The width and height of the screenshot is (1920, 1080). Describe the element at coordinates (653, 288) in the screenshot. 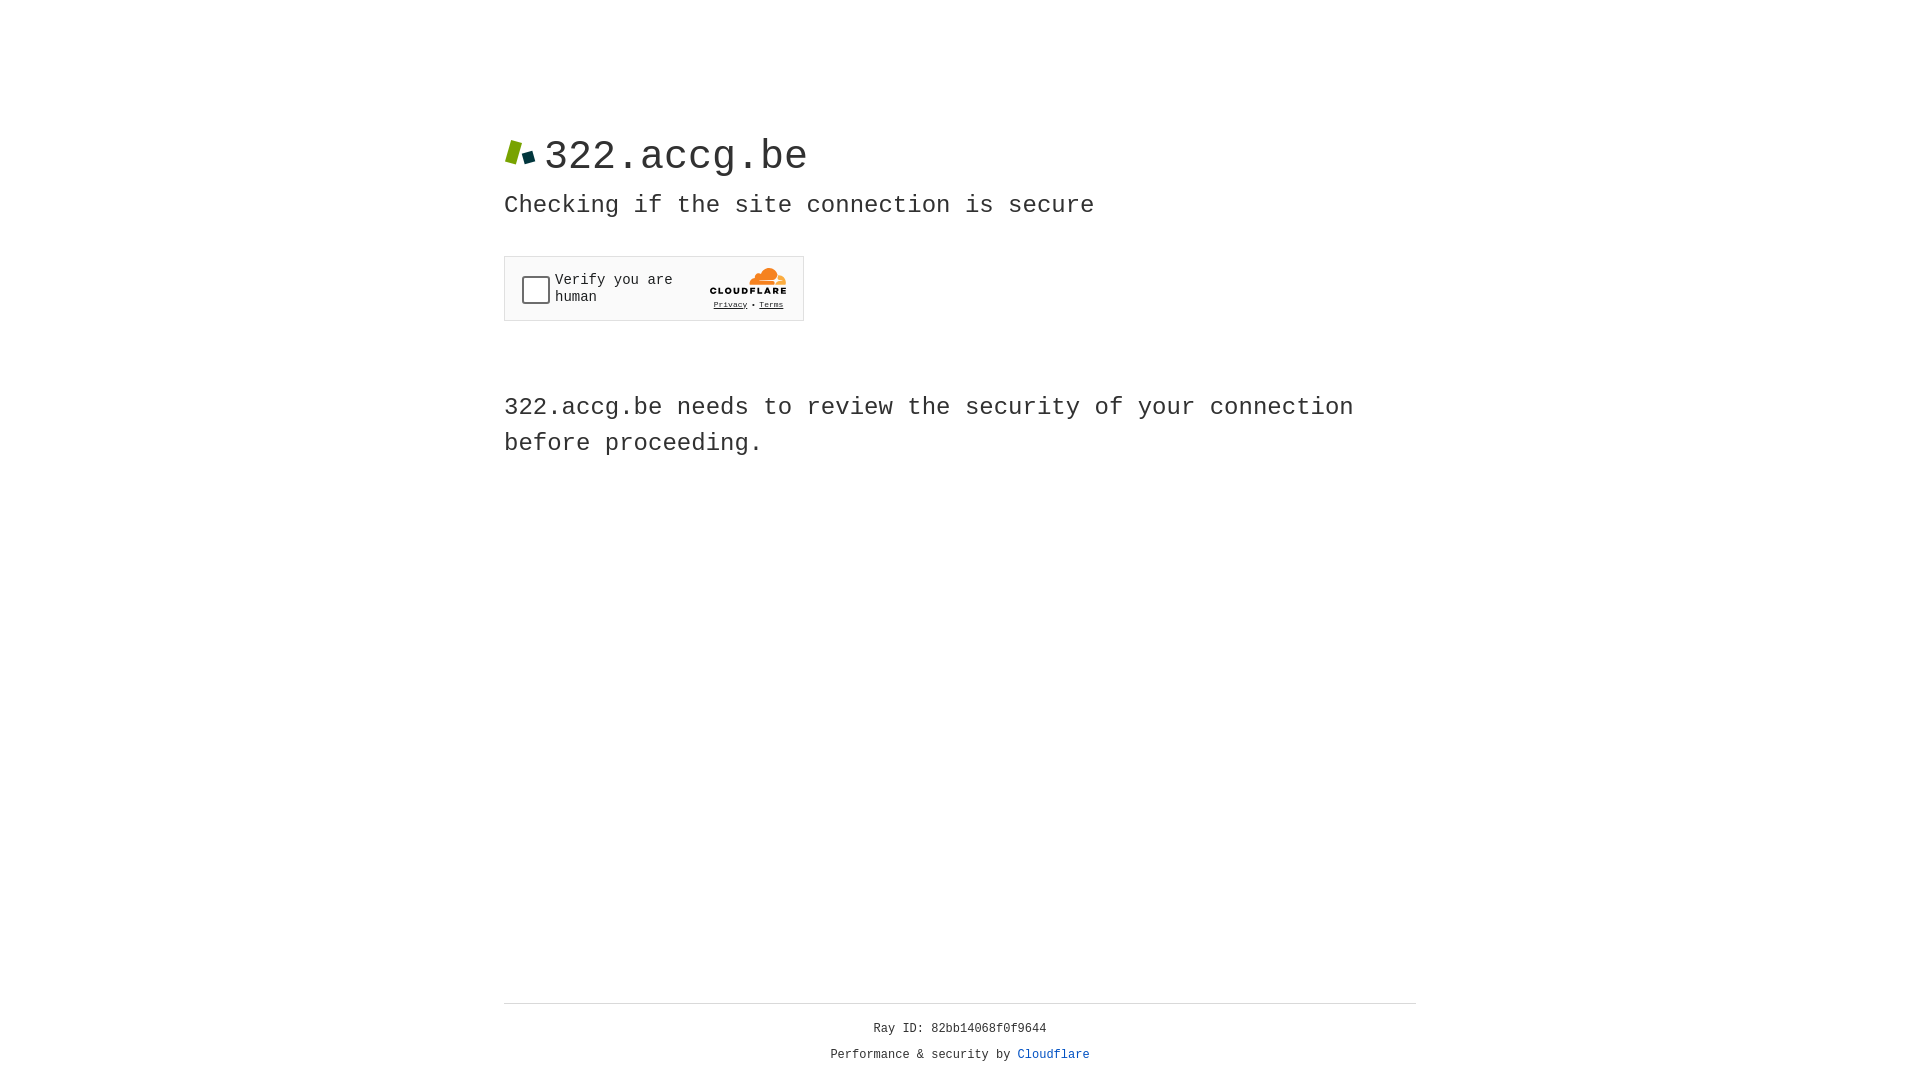

I see `'Widget containing a Cloudflare security challenge'` at that location.